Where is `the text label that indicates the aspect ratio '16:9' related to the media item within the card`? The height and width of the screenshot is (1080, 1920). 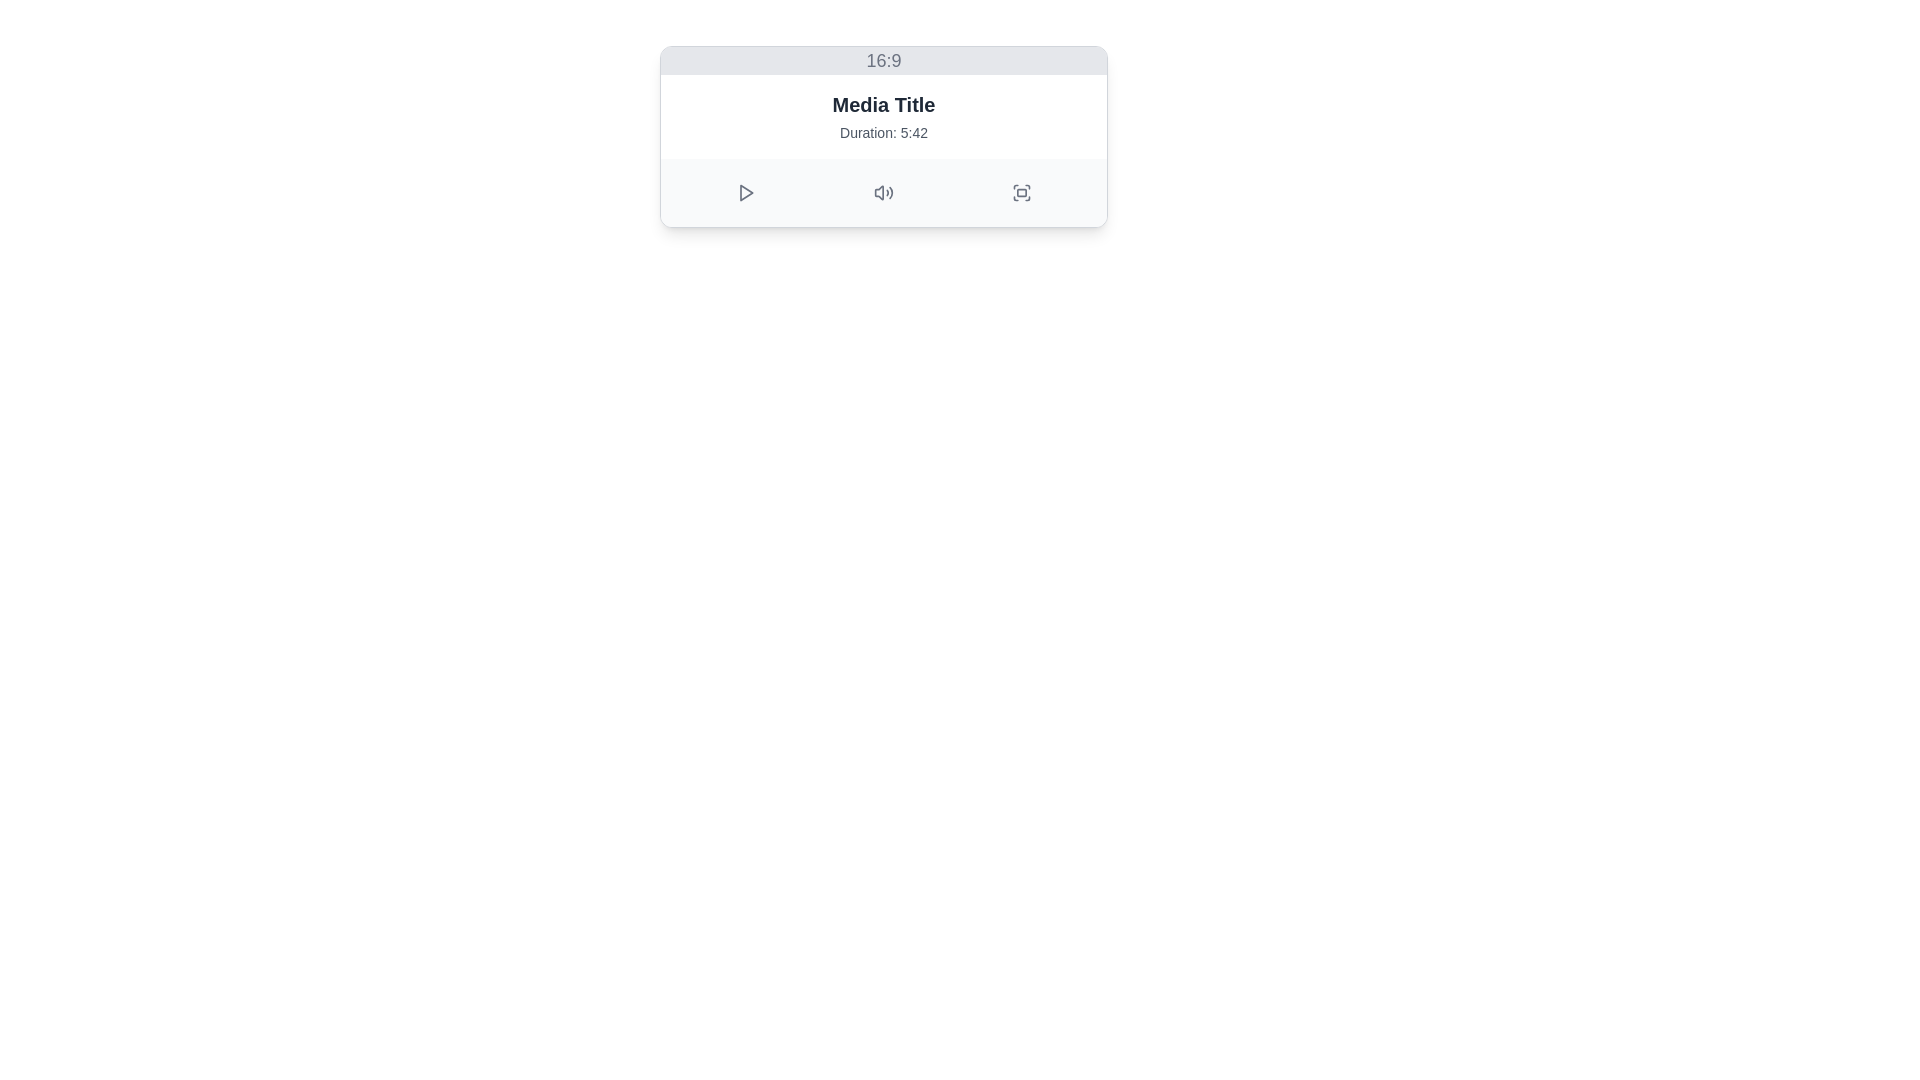
the text label that indicates the aspect ratio '16:9' related to the media item within the card is located at coordinates (882, 60).